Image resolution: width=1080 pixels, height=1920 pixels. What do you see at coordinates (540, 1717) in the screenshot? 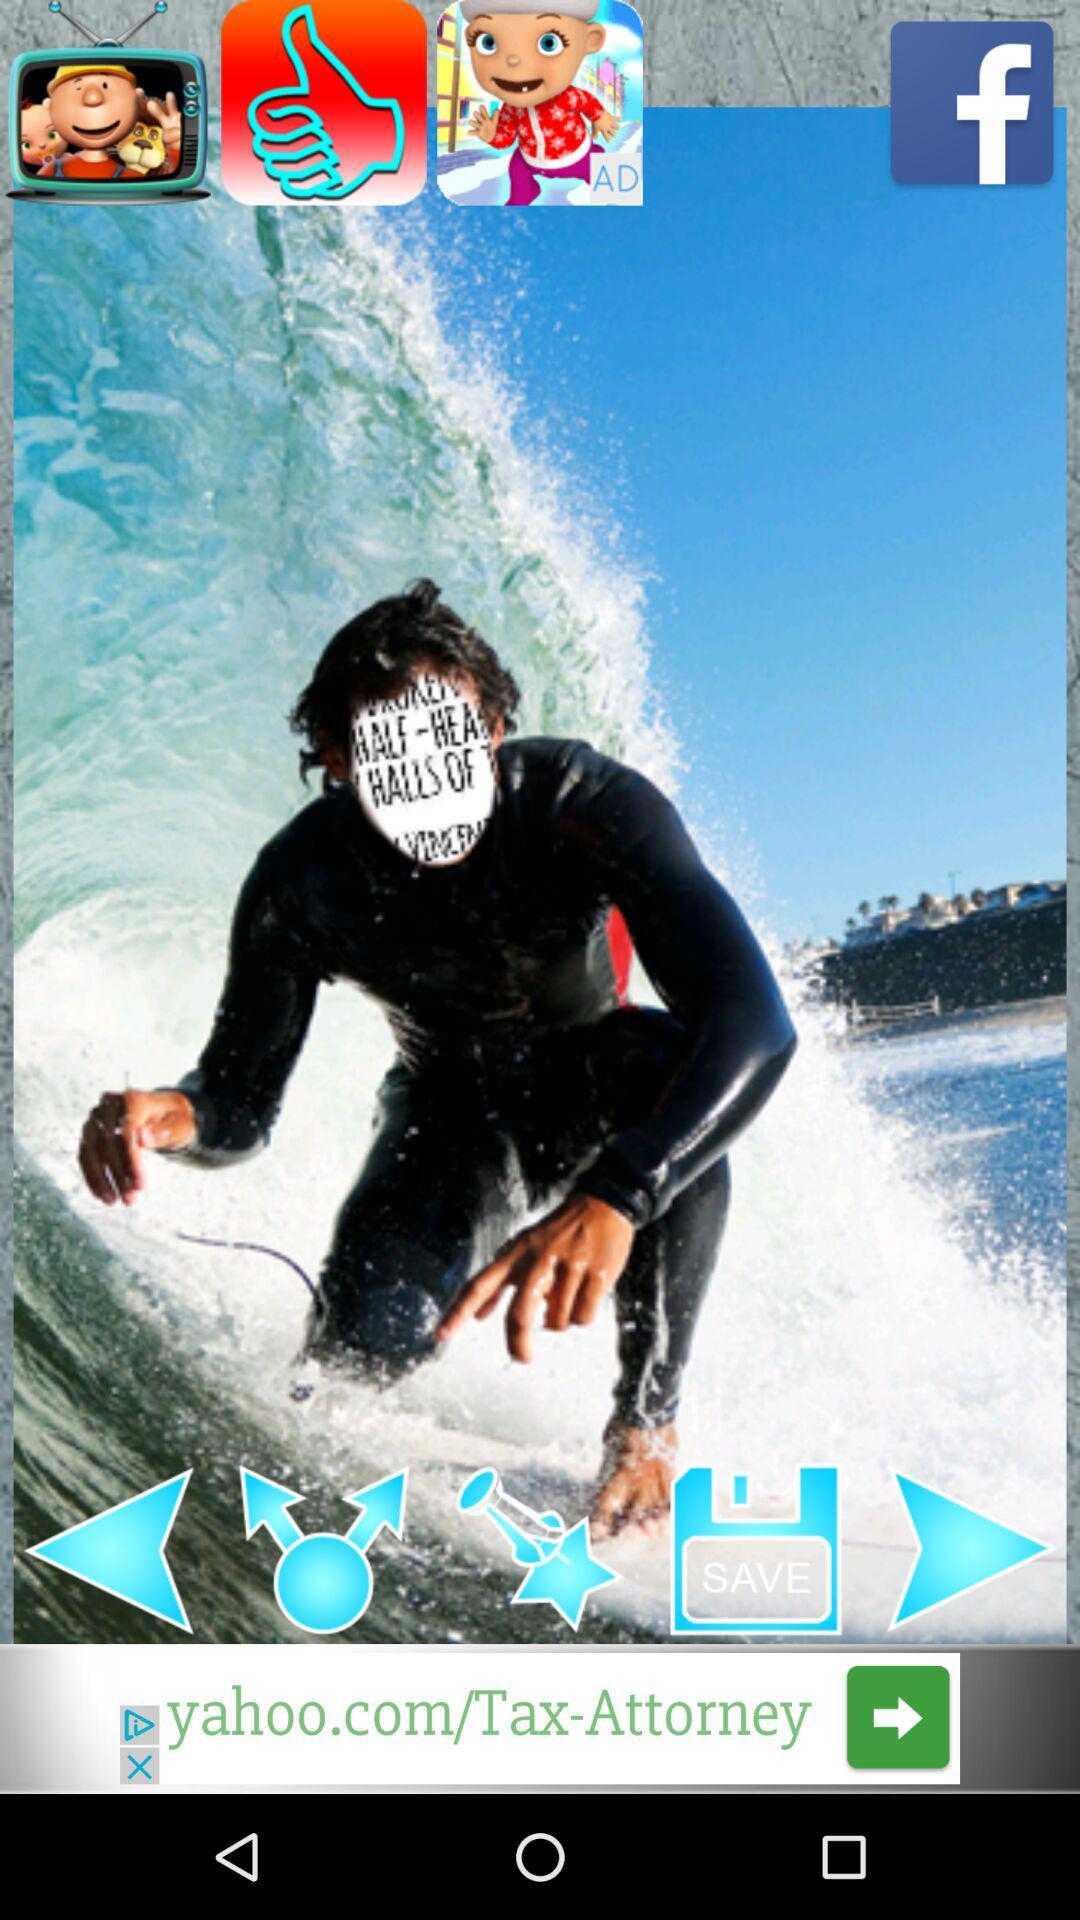
I see `link to advertisement link` at bounding box center [540, 1717].